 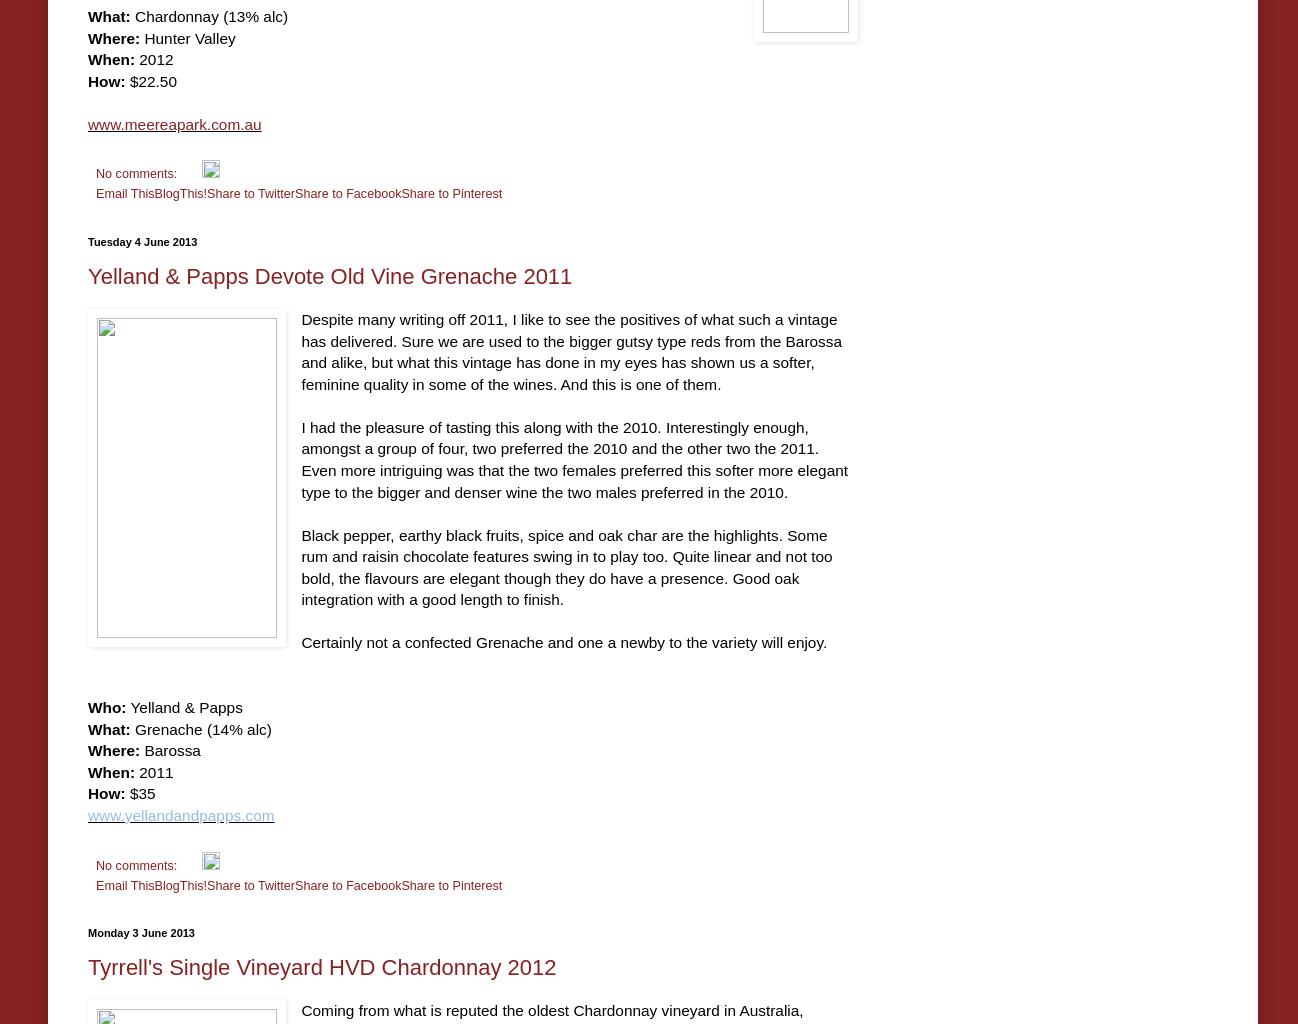 What do you see at coordinates (169, 749) in the screenshot?
I see `'Barossa'` at bounding box center [169, 749].